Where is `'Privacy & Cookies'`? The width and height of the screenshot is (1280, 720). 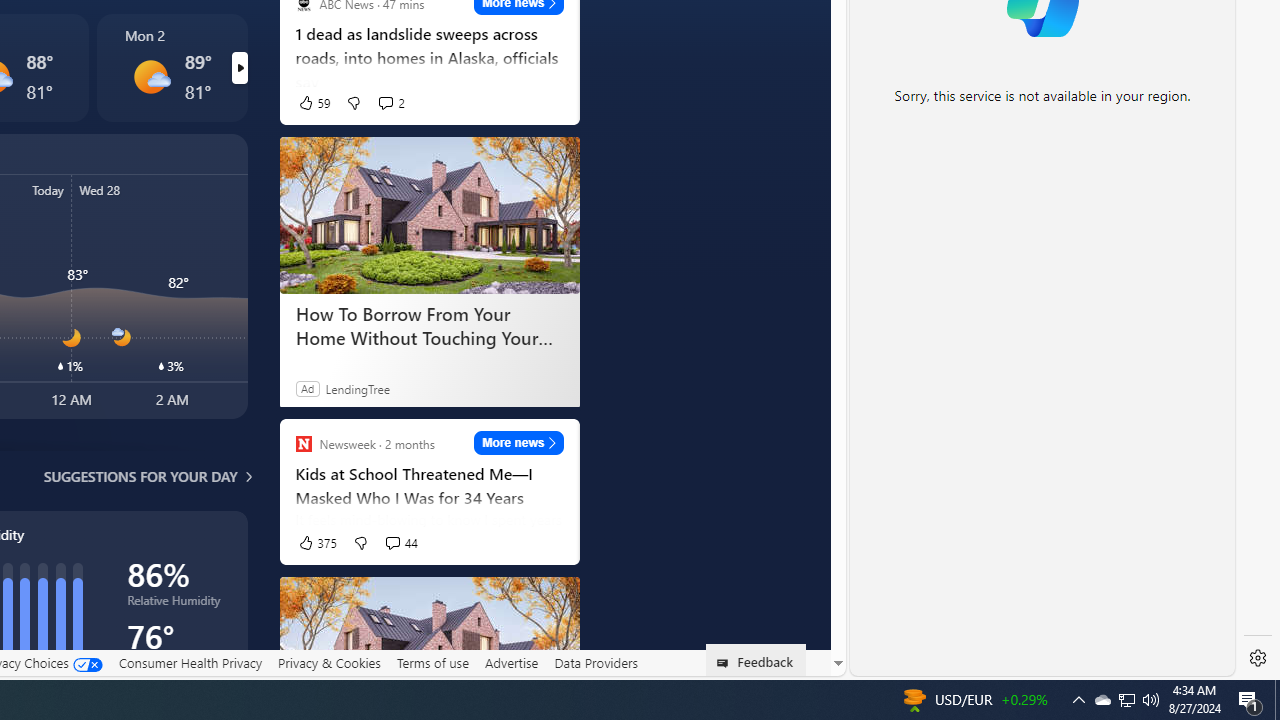
'Privacy & Cookies' is located at coordinates (329, 662).